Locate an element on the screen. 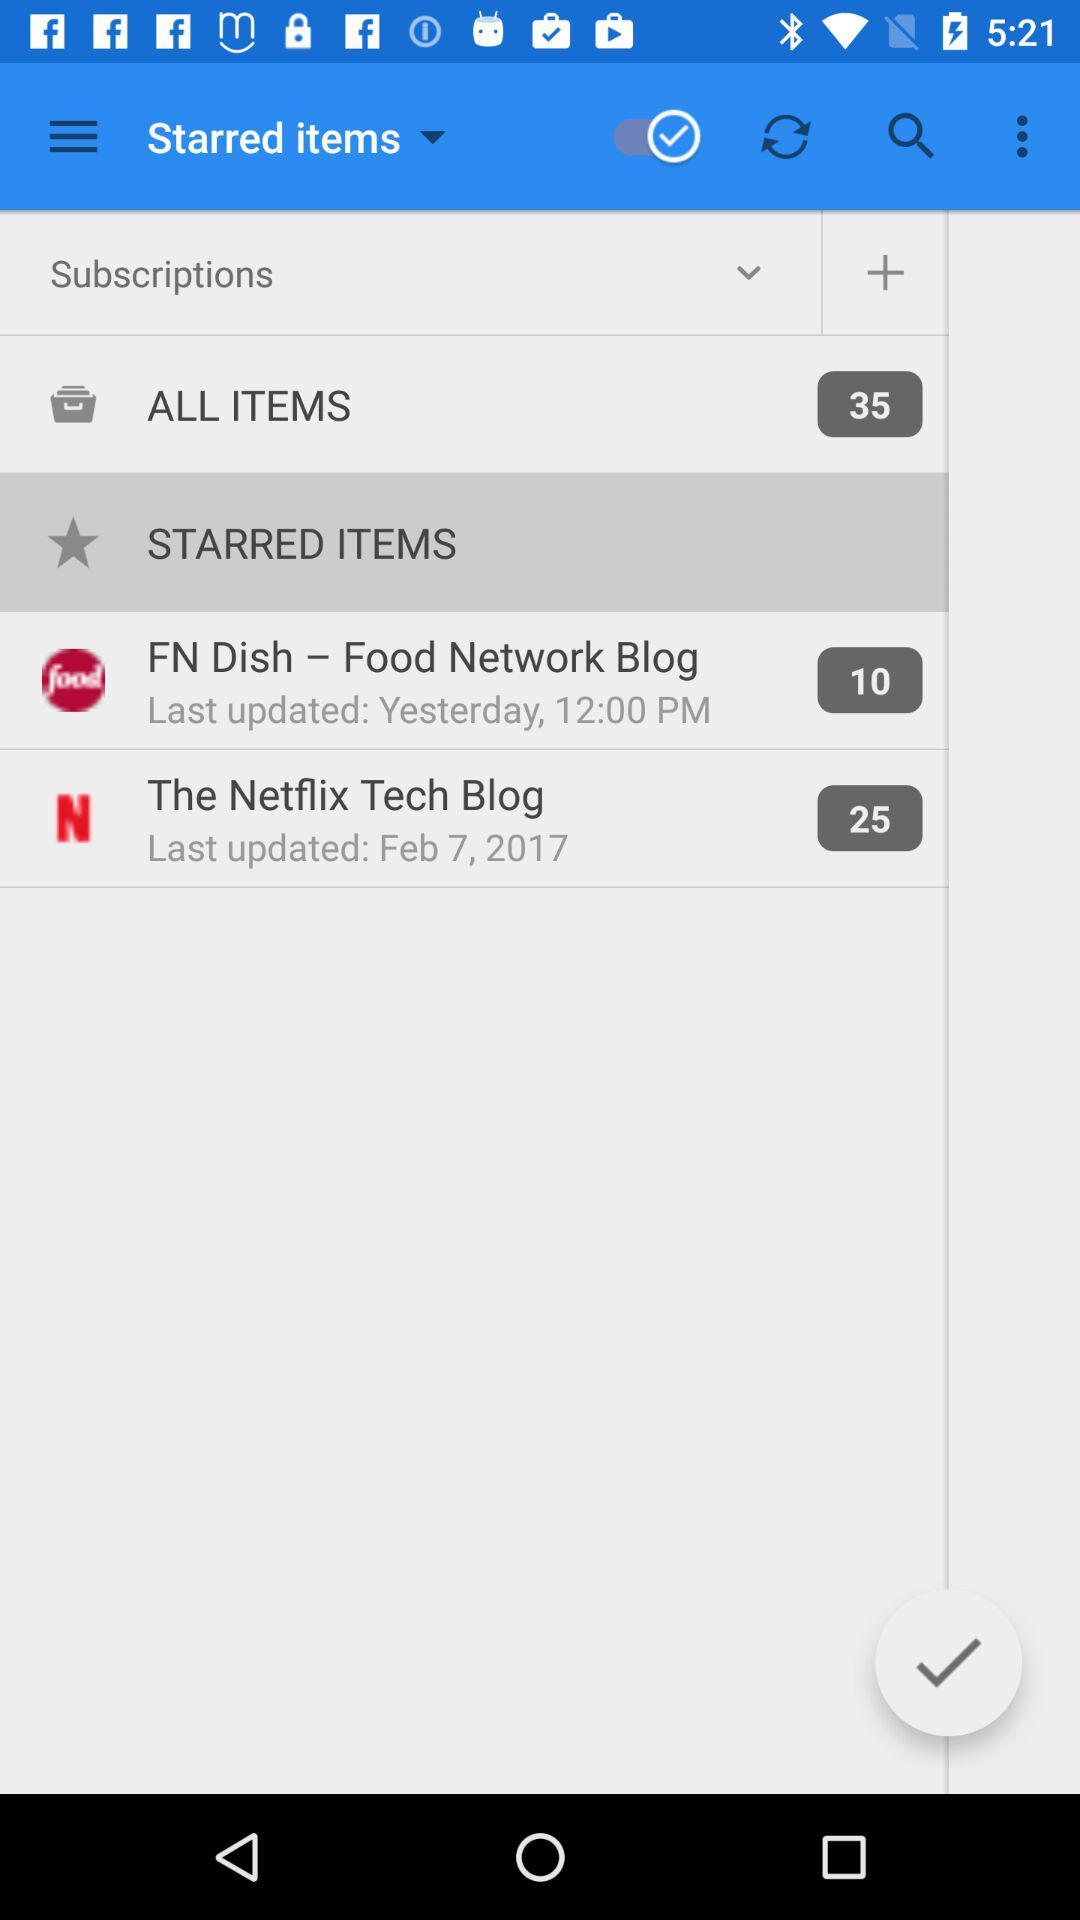  subscriptions is located at coordinates (884, 272).